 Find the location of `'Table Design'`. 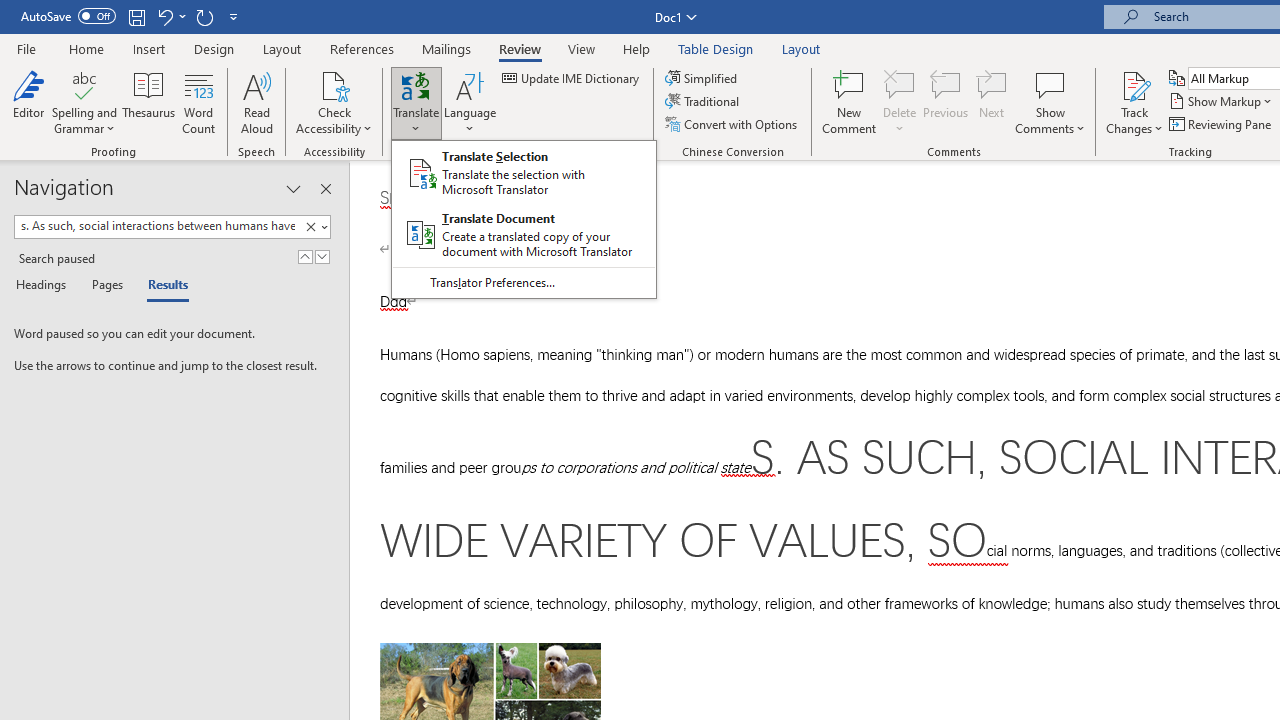

'Table Design' is located at coordinates (716, 48).